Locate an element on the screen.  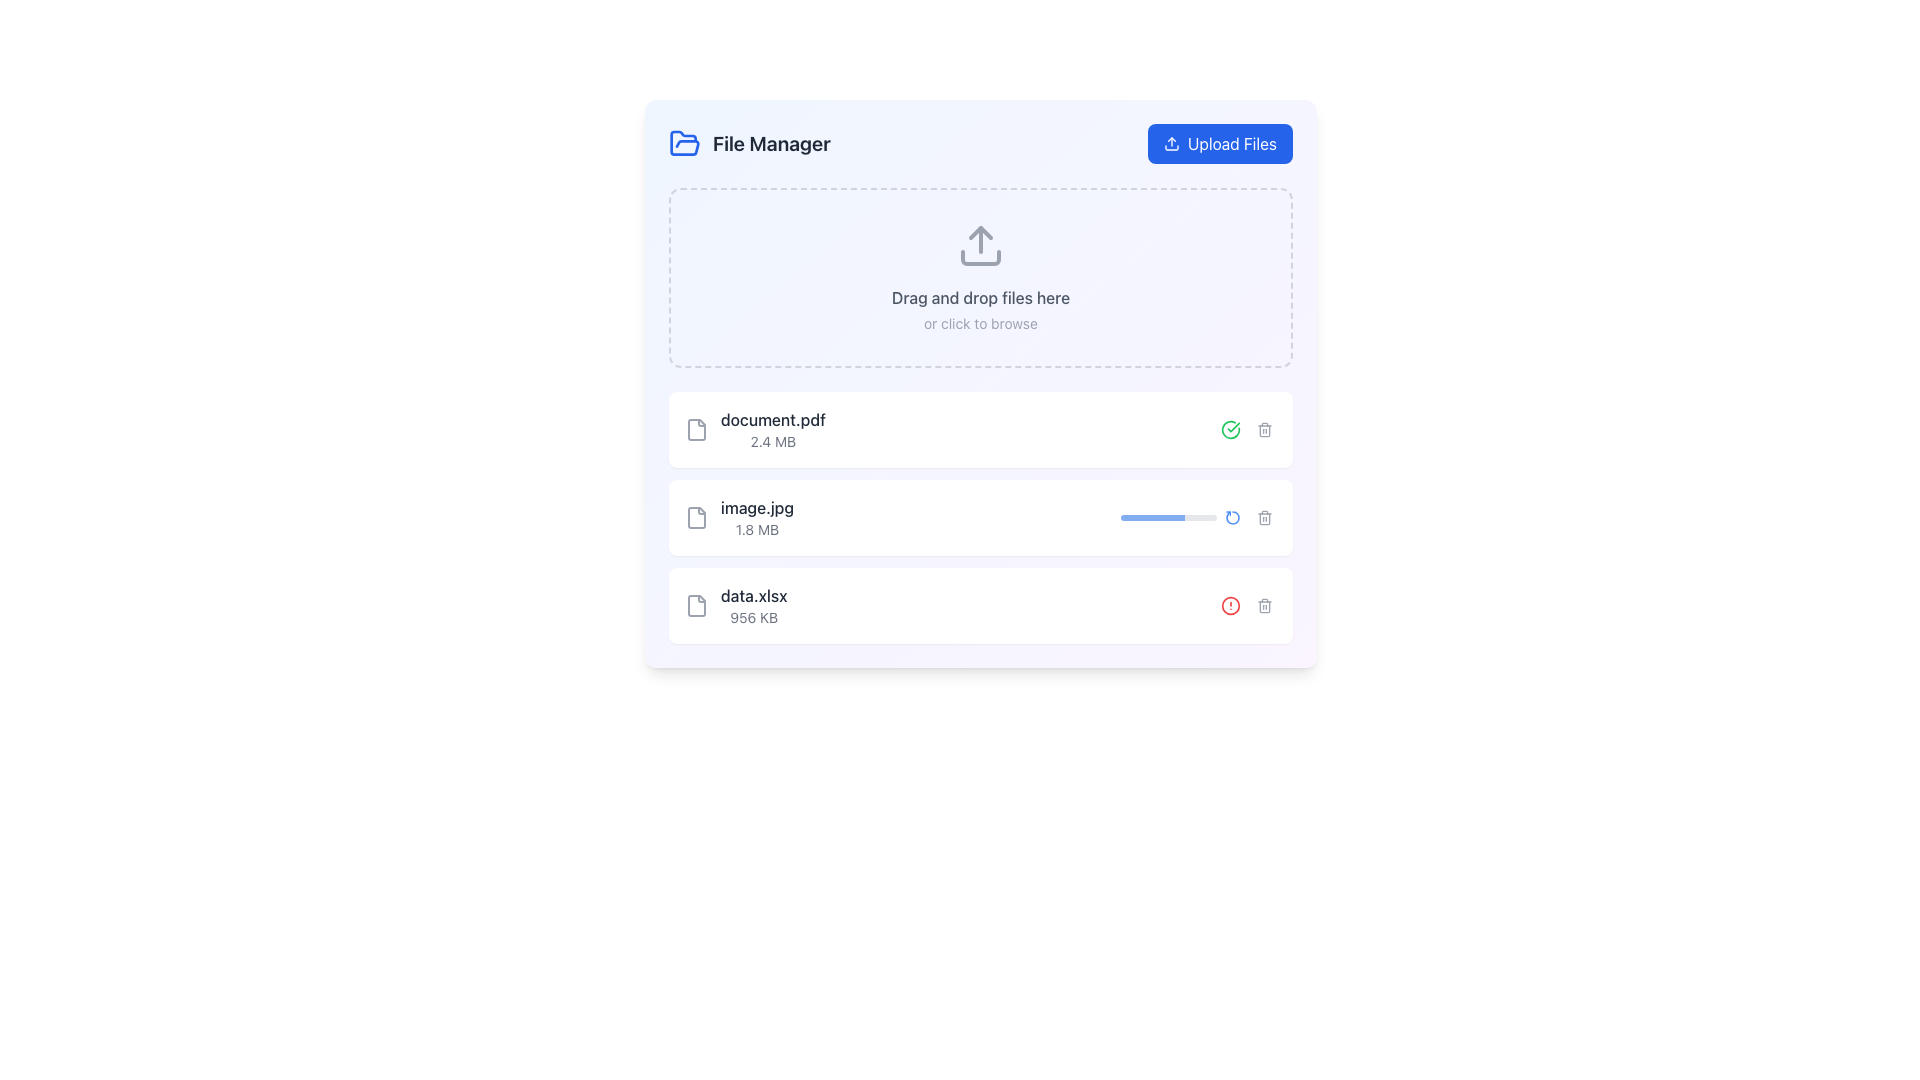
the label displaying the filename in the file manager interface, located in the third row above '956 KB' is located at coordinates (753, 595).